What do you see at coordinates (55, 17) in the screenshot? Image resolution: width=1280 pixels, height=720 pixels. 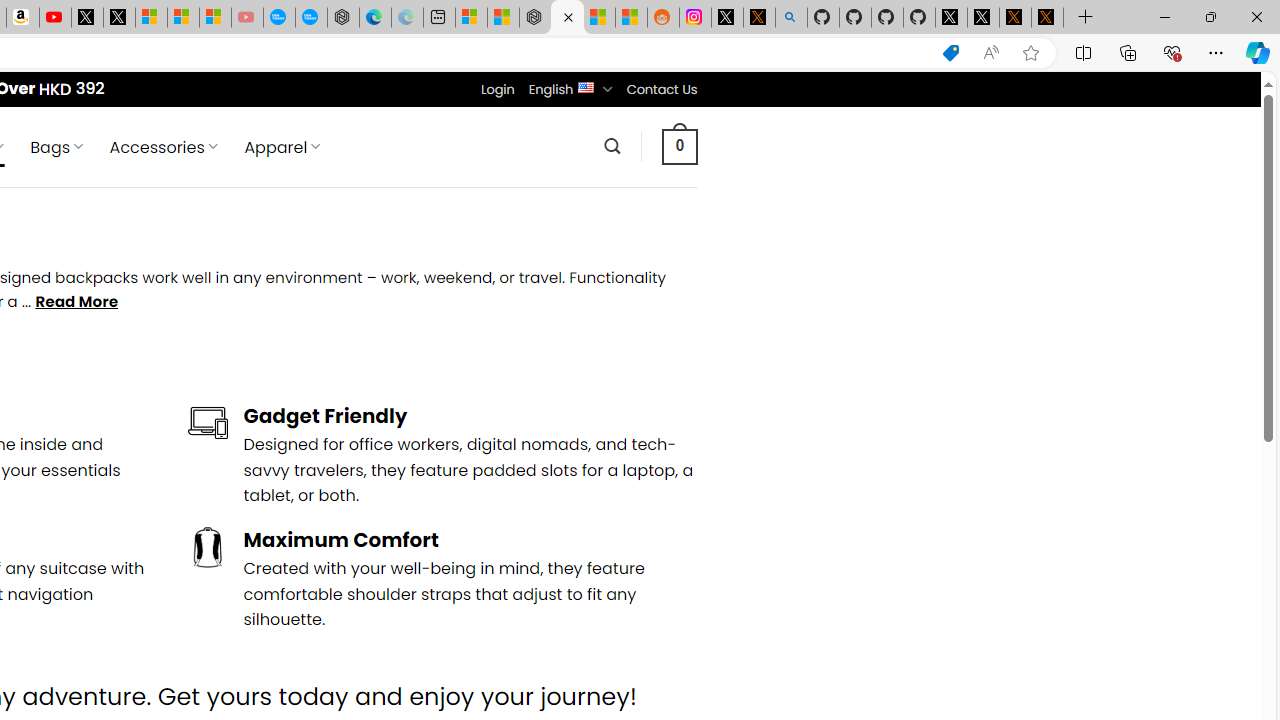 I see `'Day 1: Arriving in Yemen (surreal to be here) - YouTube'` at bounding box center [55, 17].